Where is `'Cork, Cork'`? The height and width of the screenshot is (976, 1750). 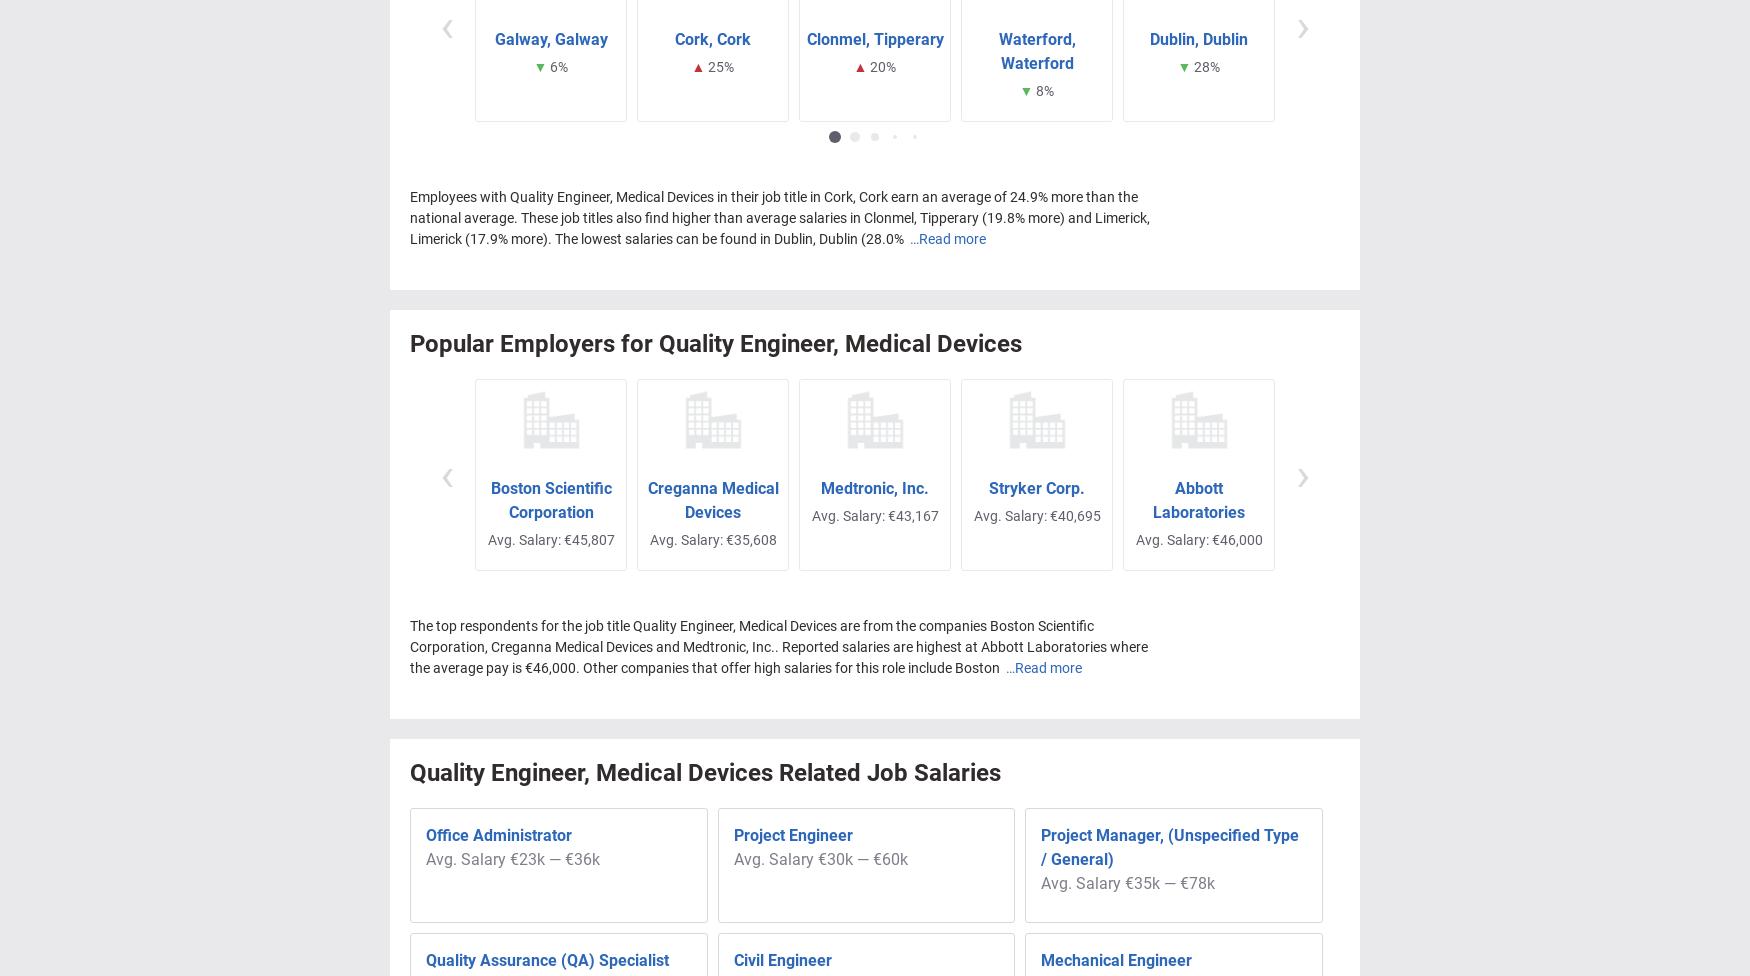
'Cork, Cork' is located at coordinates (673, 39).